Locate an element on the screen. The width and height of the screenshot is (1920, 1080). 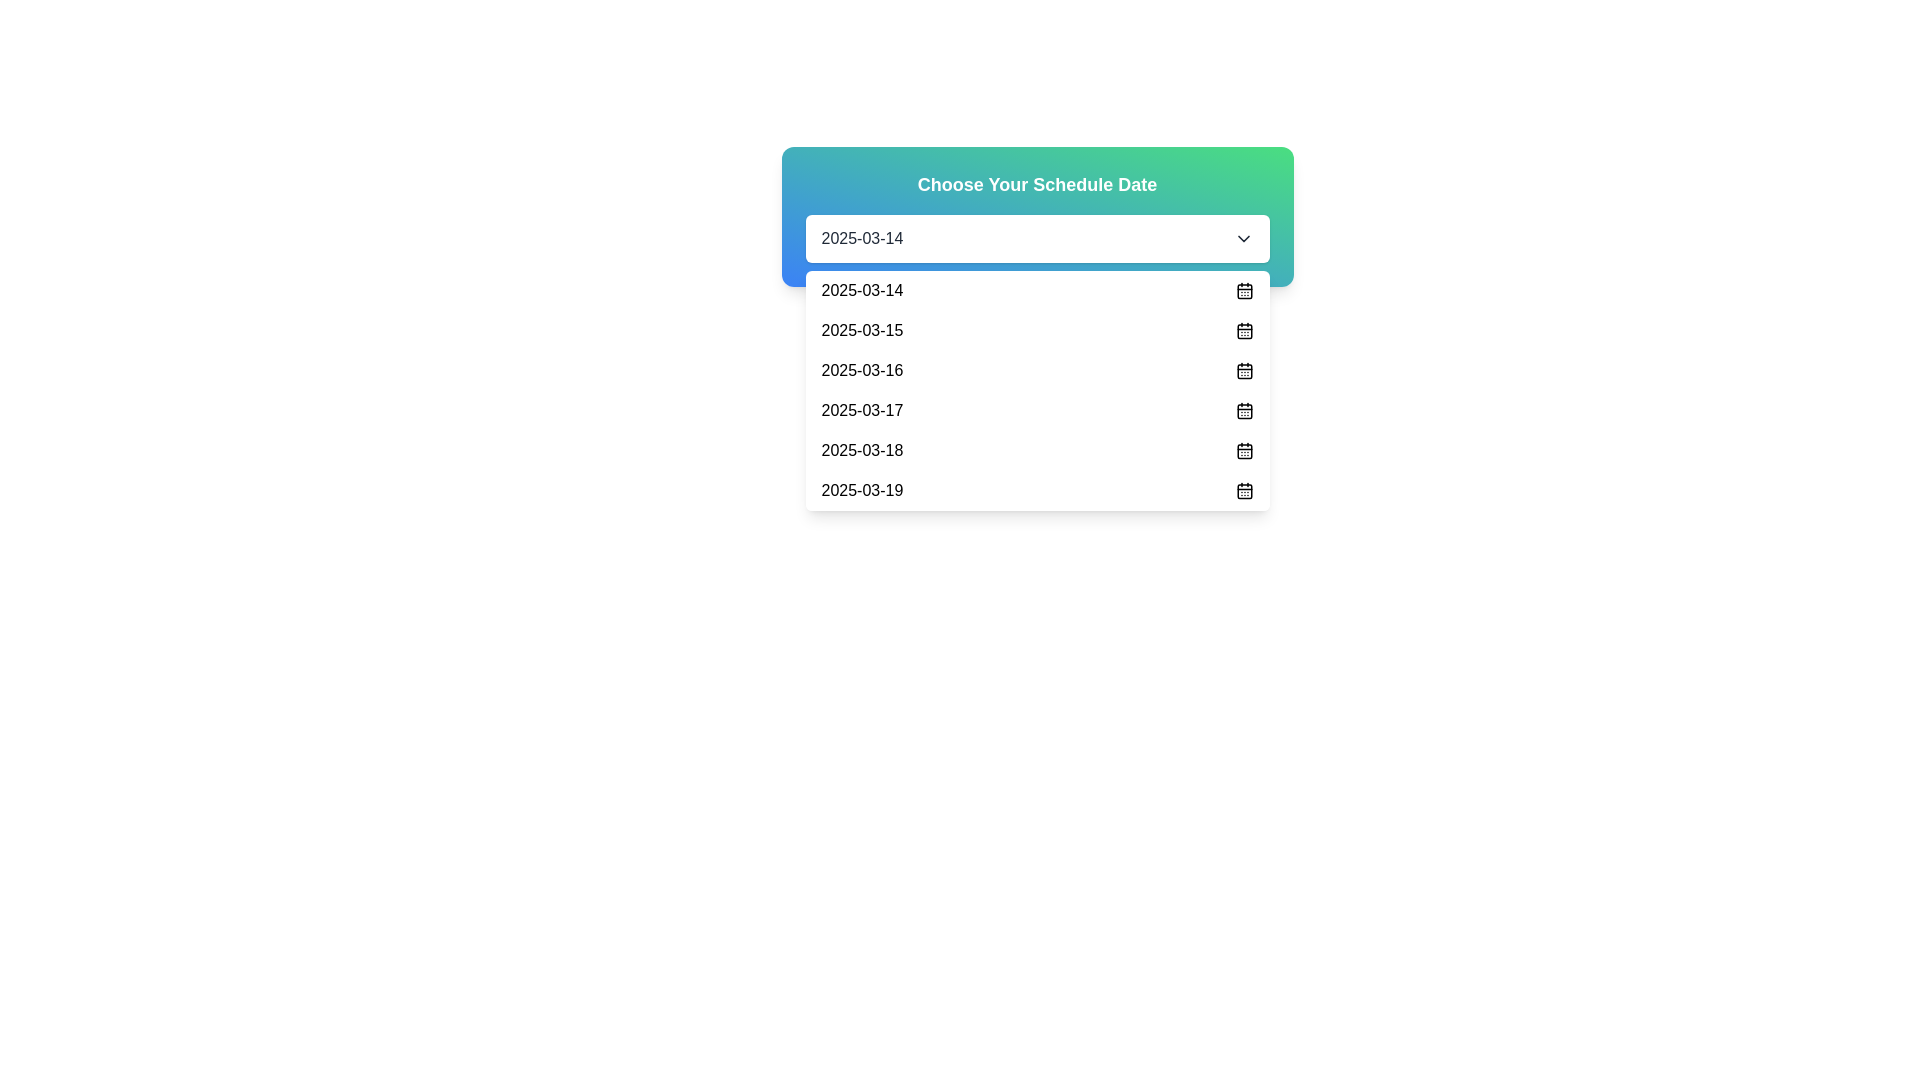
selectable option for the date '2025-03-15' in the date picker dropdown menu, which is the second item in the list of dates is located at coordinates (1037, 330).